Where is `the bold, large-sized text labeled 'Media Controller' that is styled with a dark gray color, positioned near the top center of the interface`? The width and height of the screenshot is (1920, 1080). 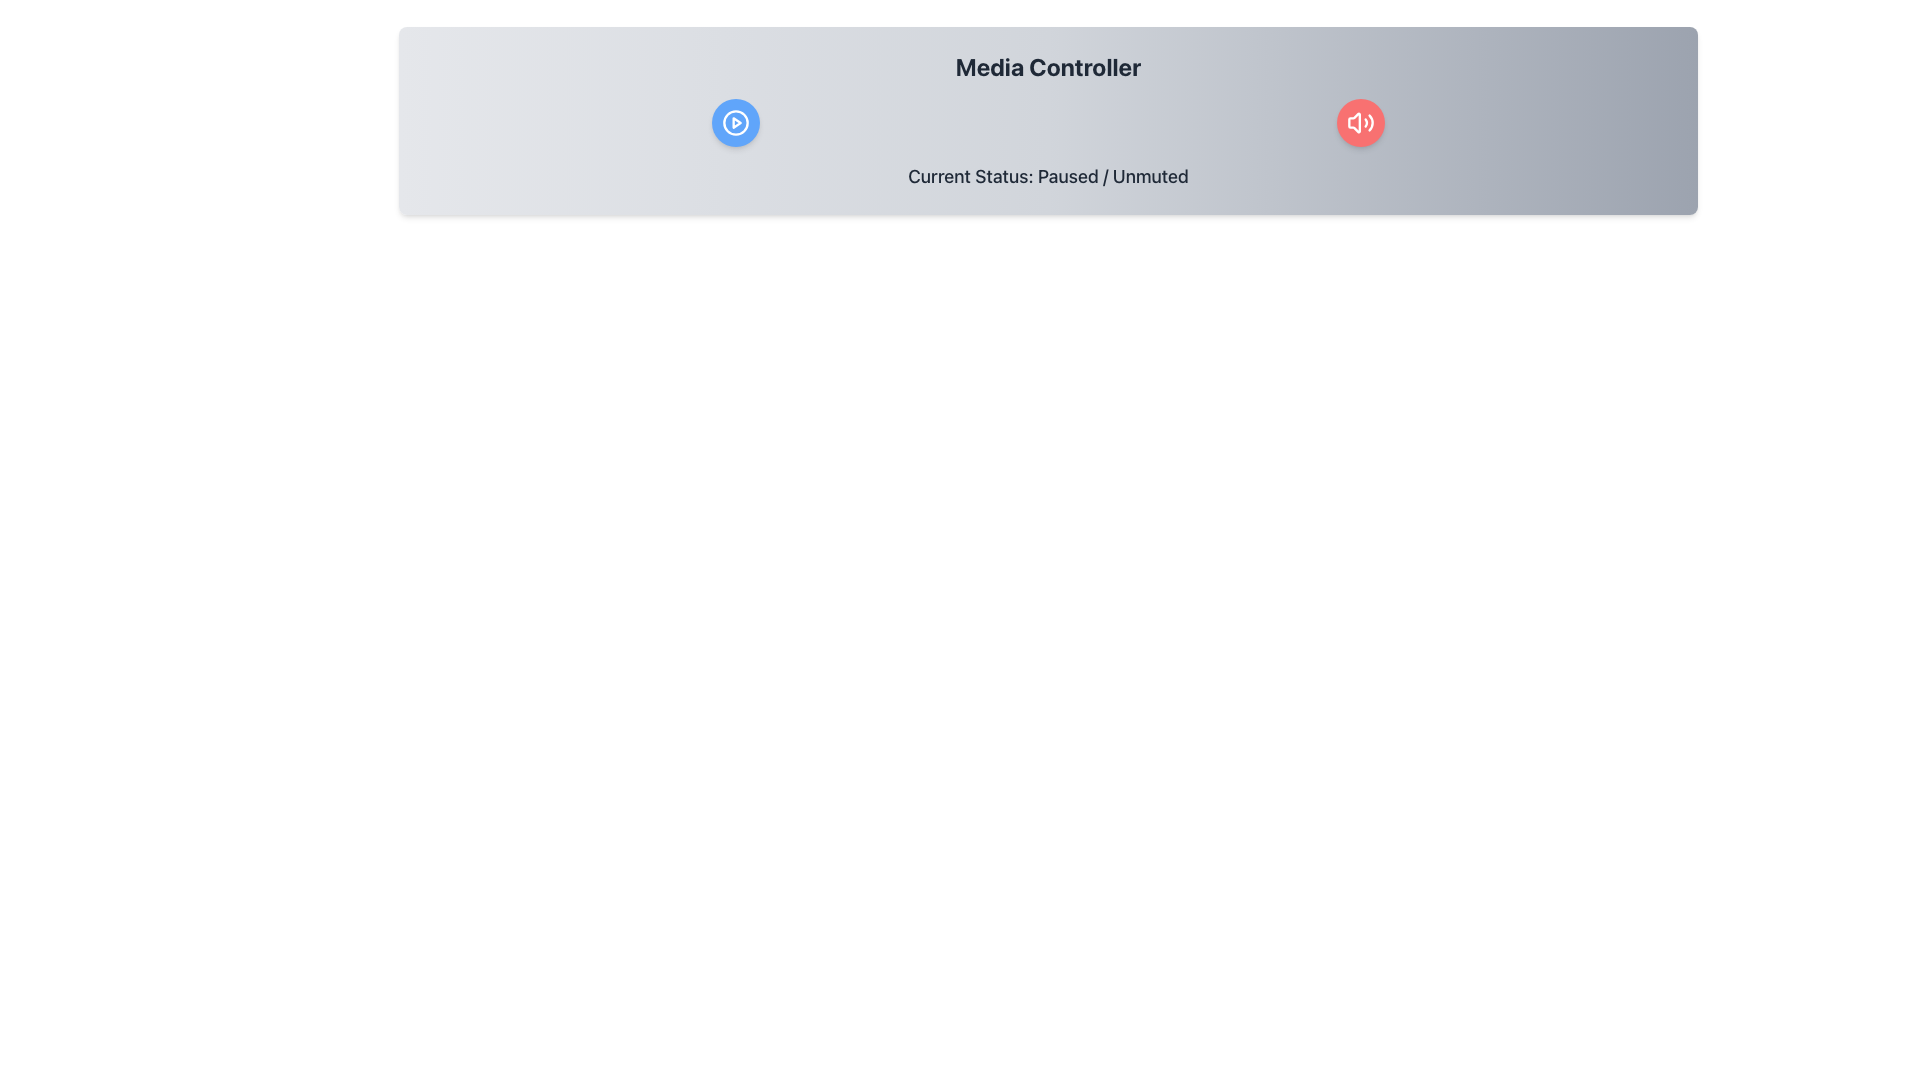 the bold, large-sized text labeled 'Media Controller' that is styled with a dark gray color, positioned near the top center of the interface is located at coordinates (1047, 65).